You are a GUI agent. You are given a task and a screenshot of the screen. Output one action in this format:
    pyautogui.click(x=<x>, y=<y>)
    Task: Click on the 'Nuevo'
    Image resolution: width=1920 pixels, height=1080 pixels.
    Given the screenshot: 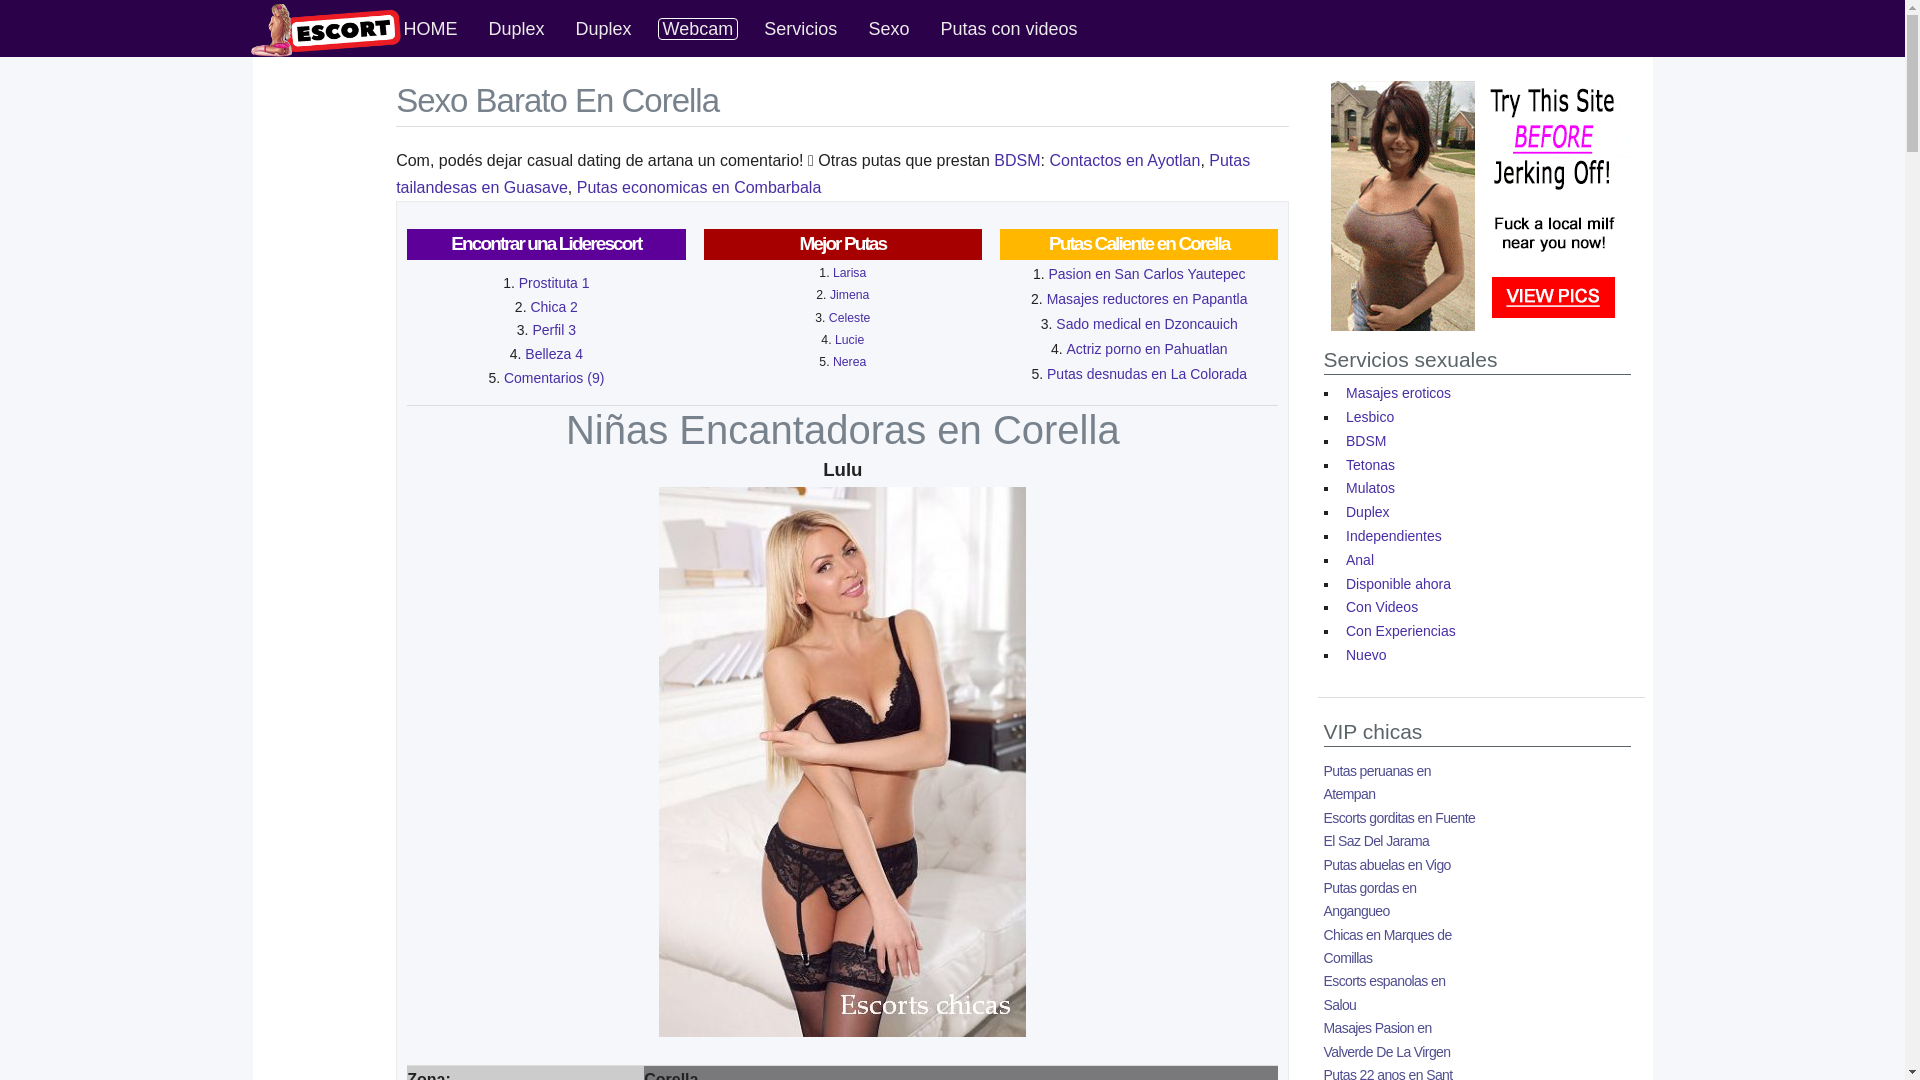 What is the action you would take?
    pyautogui.click(x=1364, y=655)
    